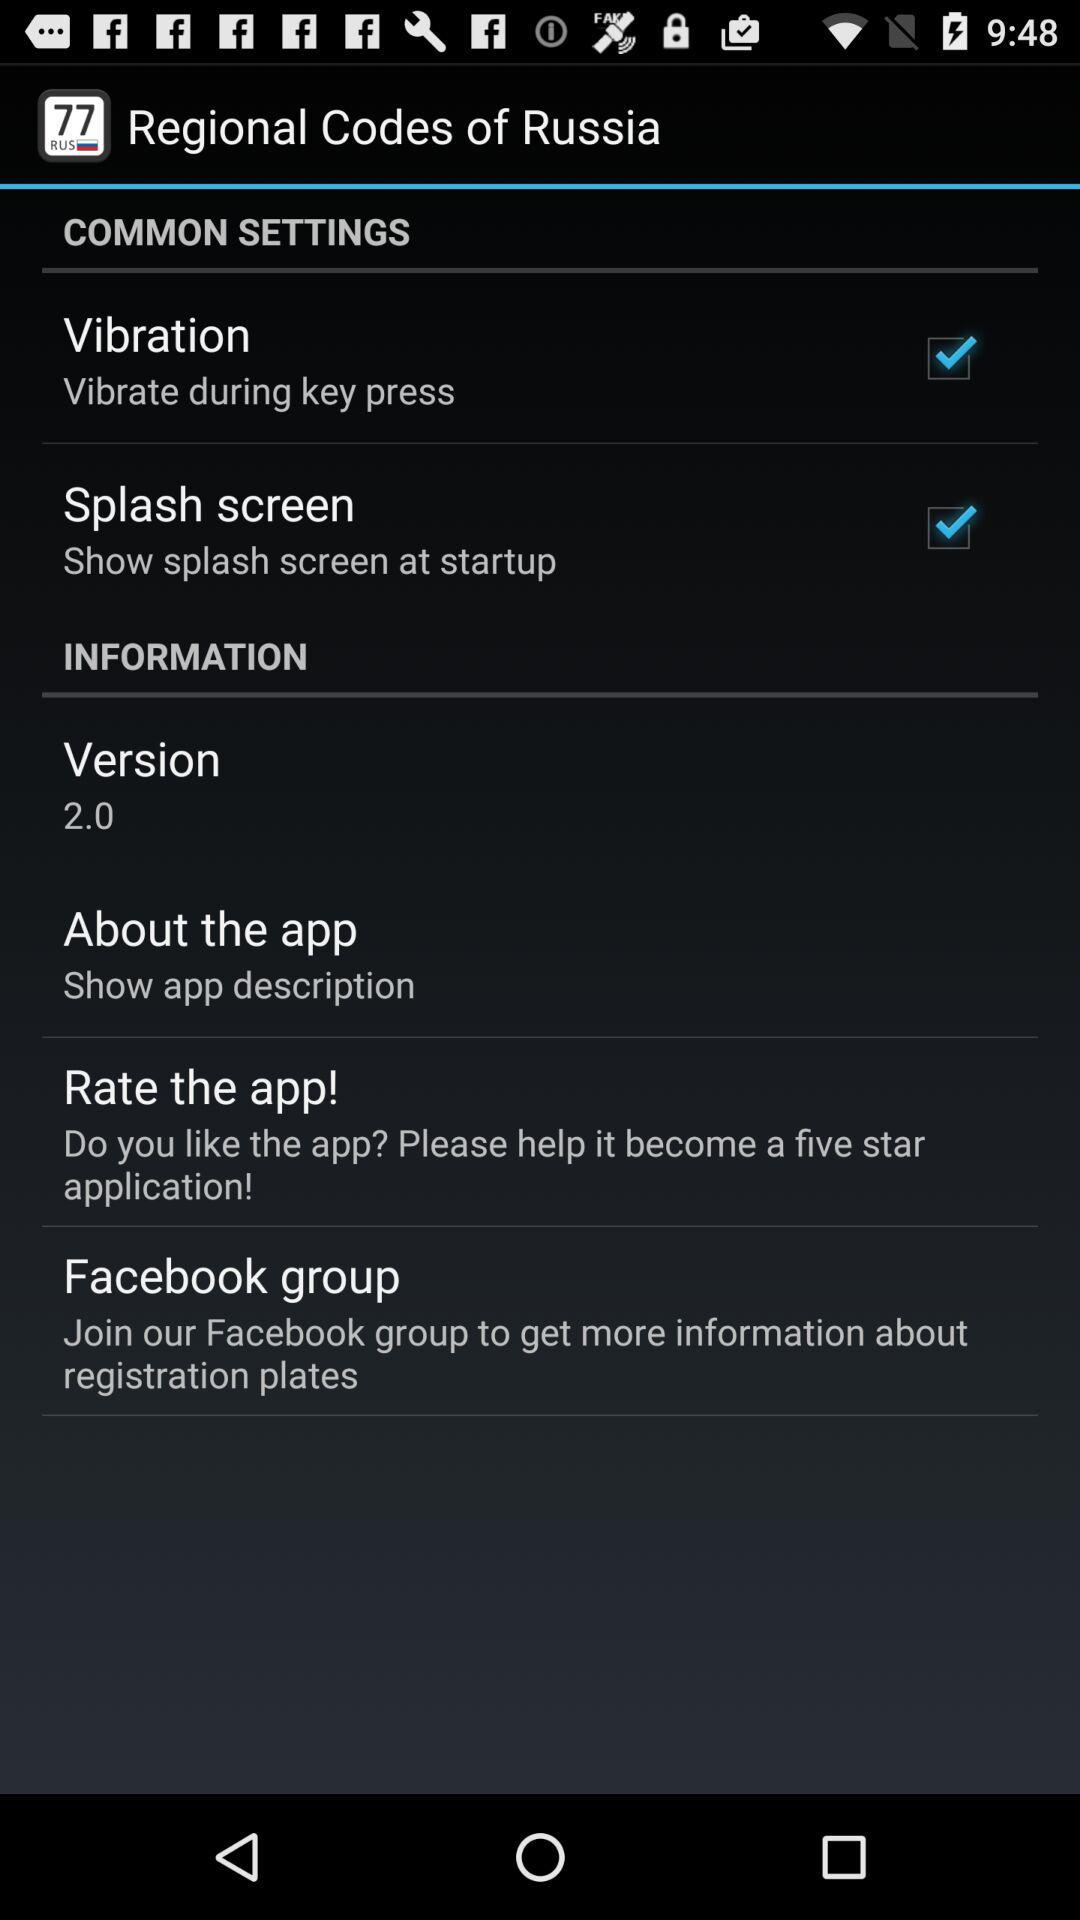 This screenshot has width=1080, height=1920. I want to click on the common settings item, so click(540, 230).